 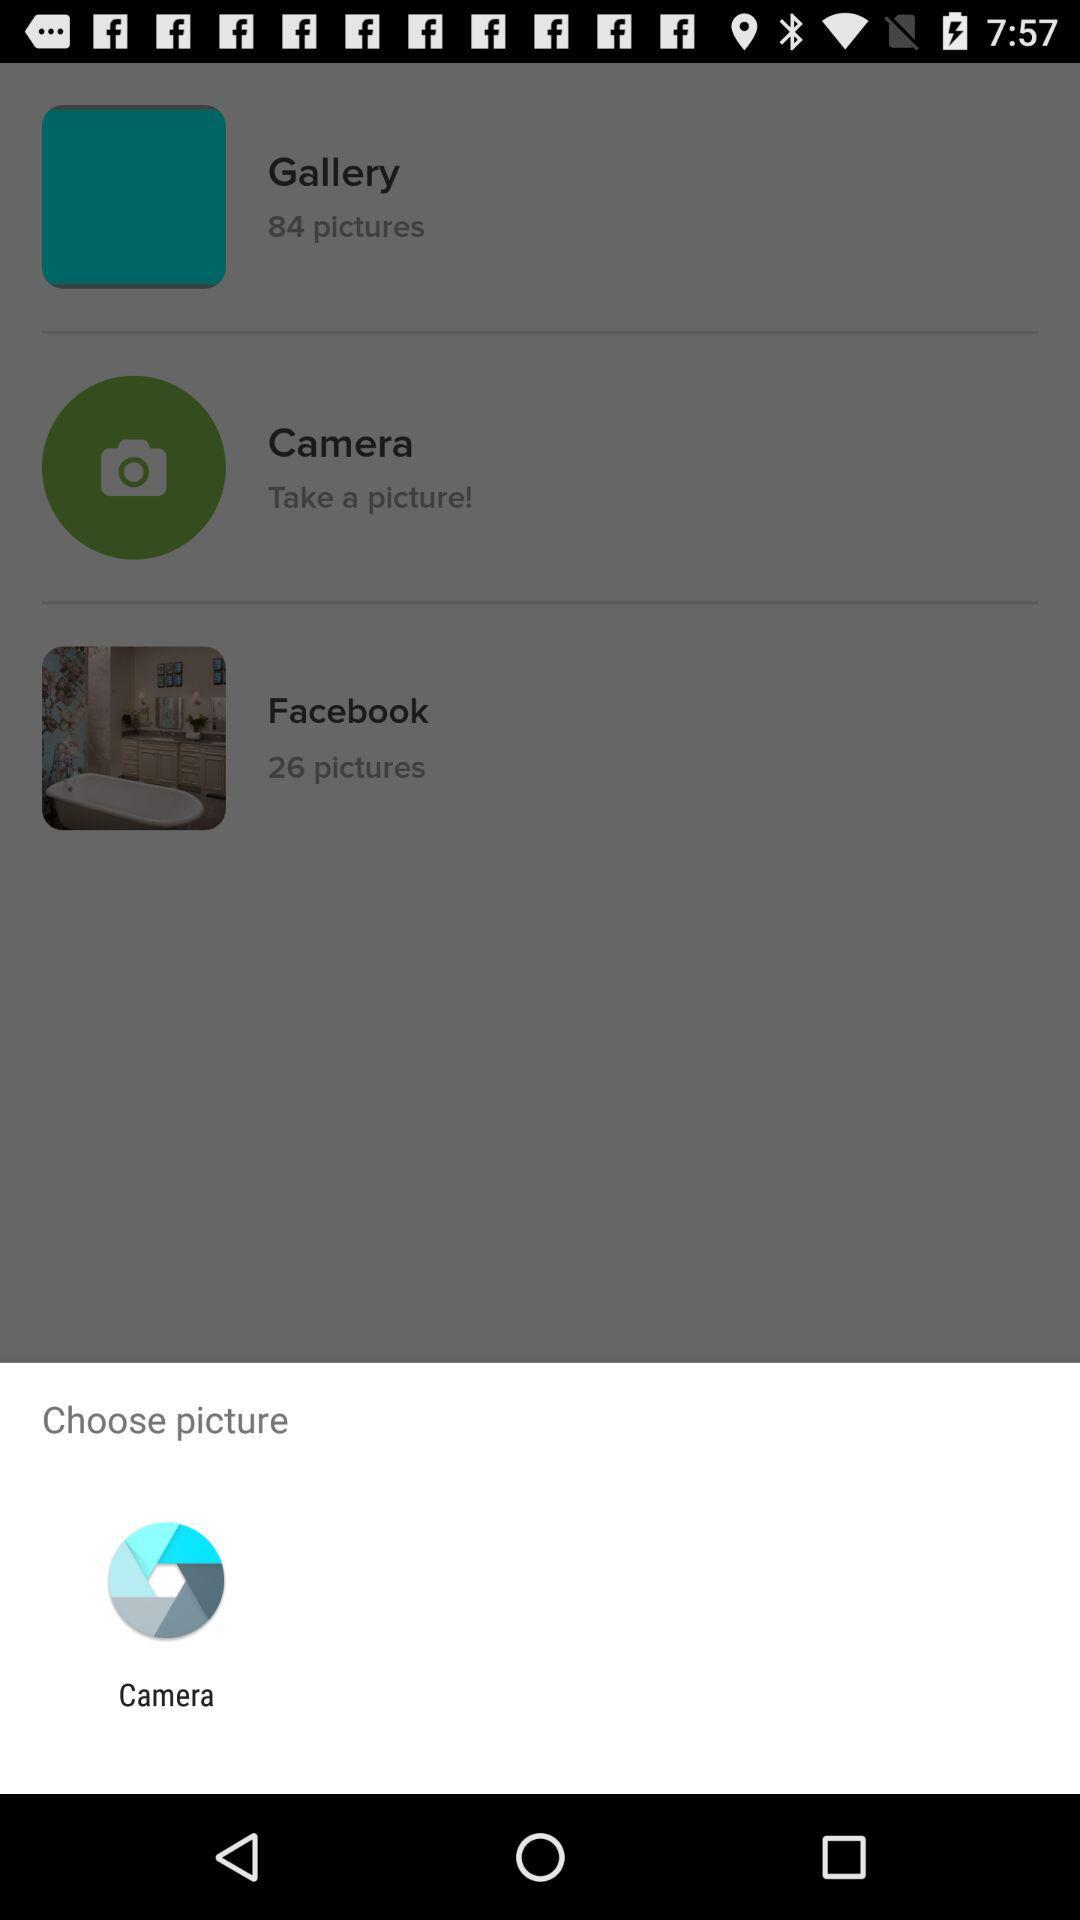 I want to click on the app below choose picture, so click(x=165, y=1579).